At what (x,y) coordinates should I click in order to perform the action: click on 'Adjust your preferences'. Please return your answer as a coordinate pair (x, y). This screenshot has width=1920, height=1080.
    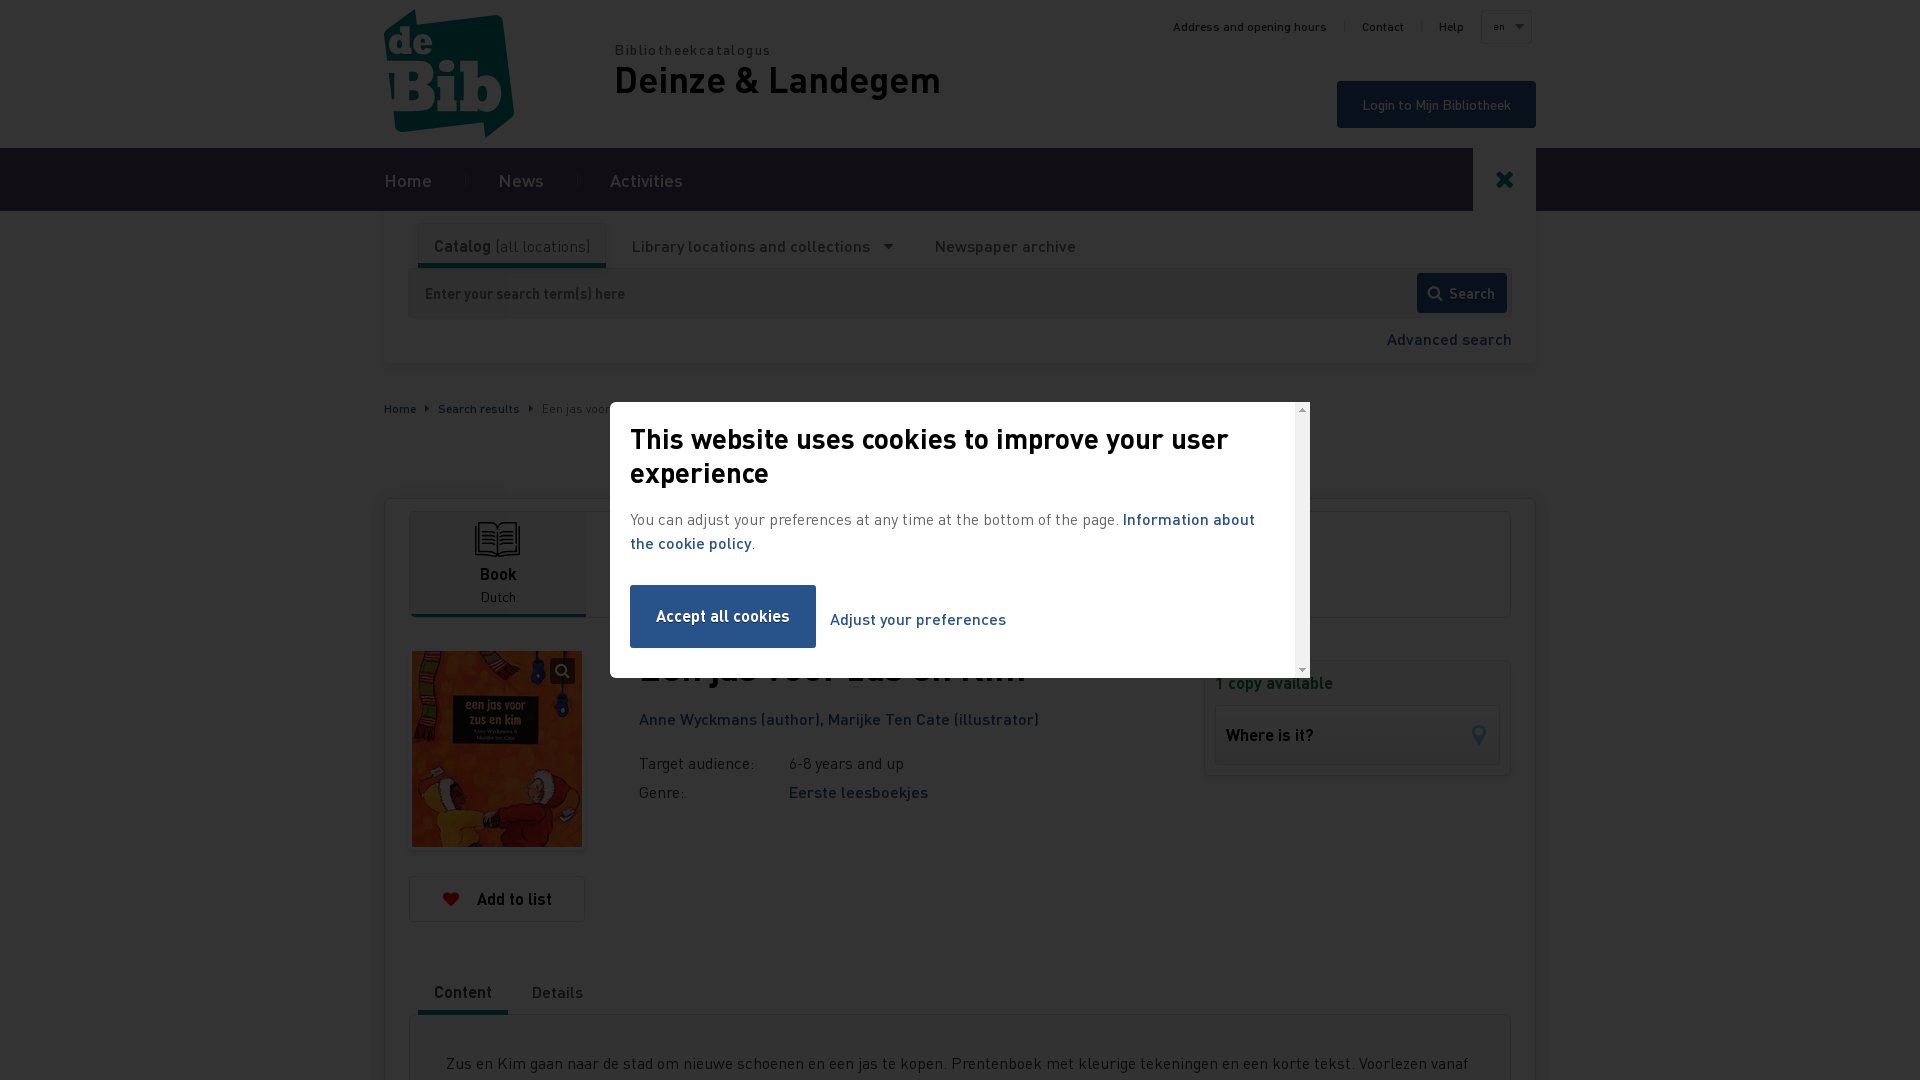
    Looking at the image, I should click on (916, 618).